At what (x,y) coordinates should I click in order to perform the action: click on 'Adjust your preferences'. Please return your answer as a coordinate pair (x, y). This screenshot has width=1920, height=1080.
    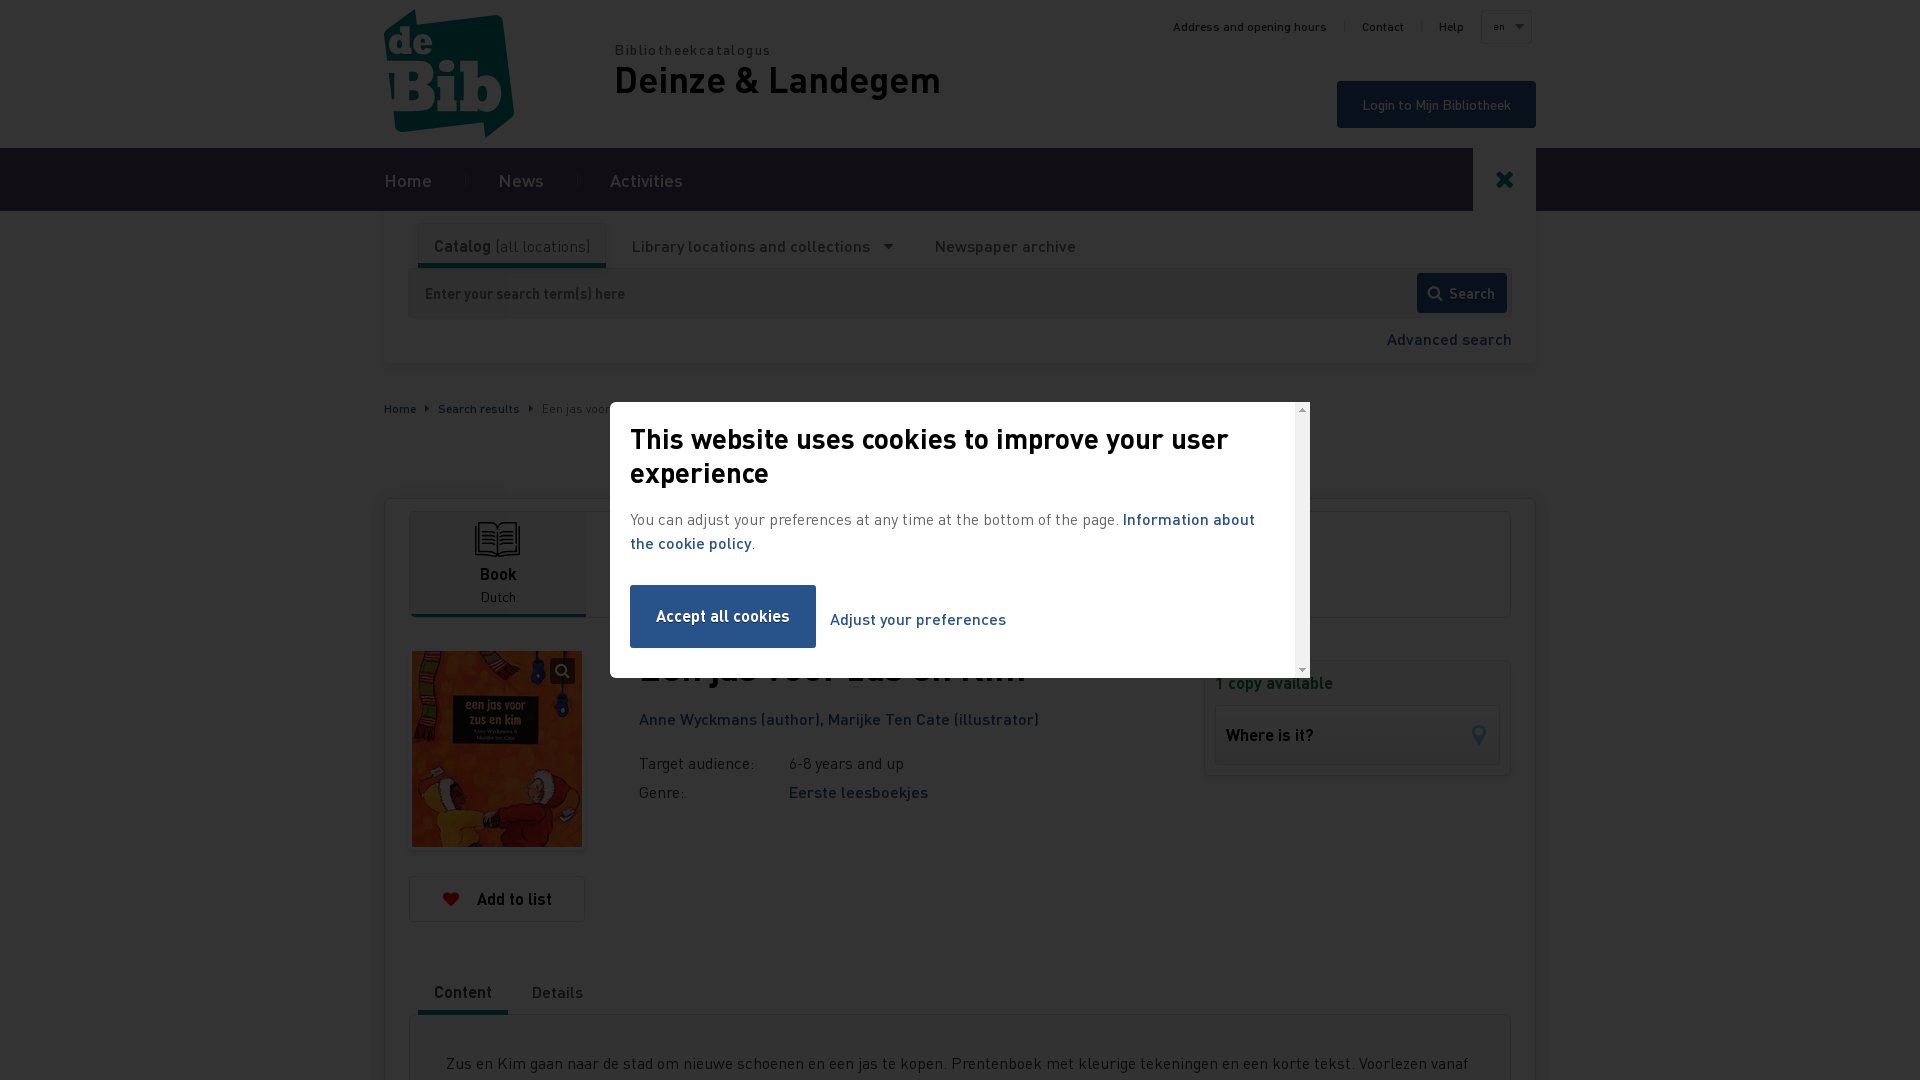
    Looking at the image, I should click on (916, 618).